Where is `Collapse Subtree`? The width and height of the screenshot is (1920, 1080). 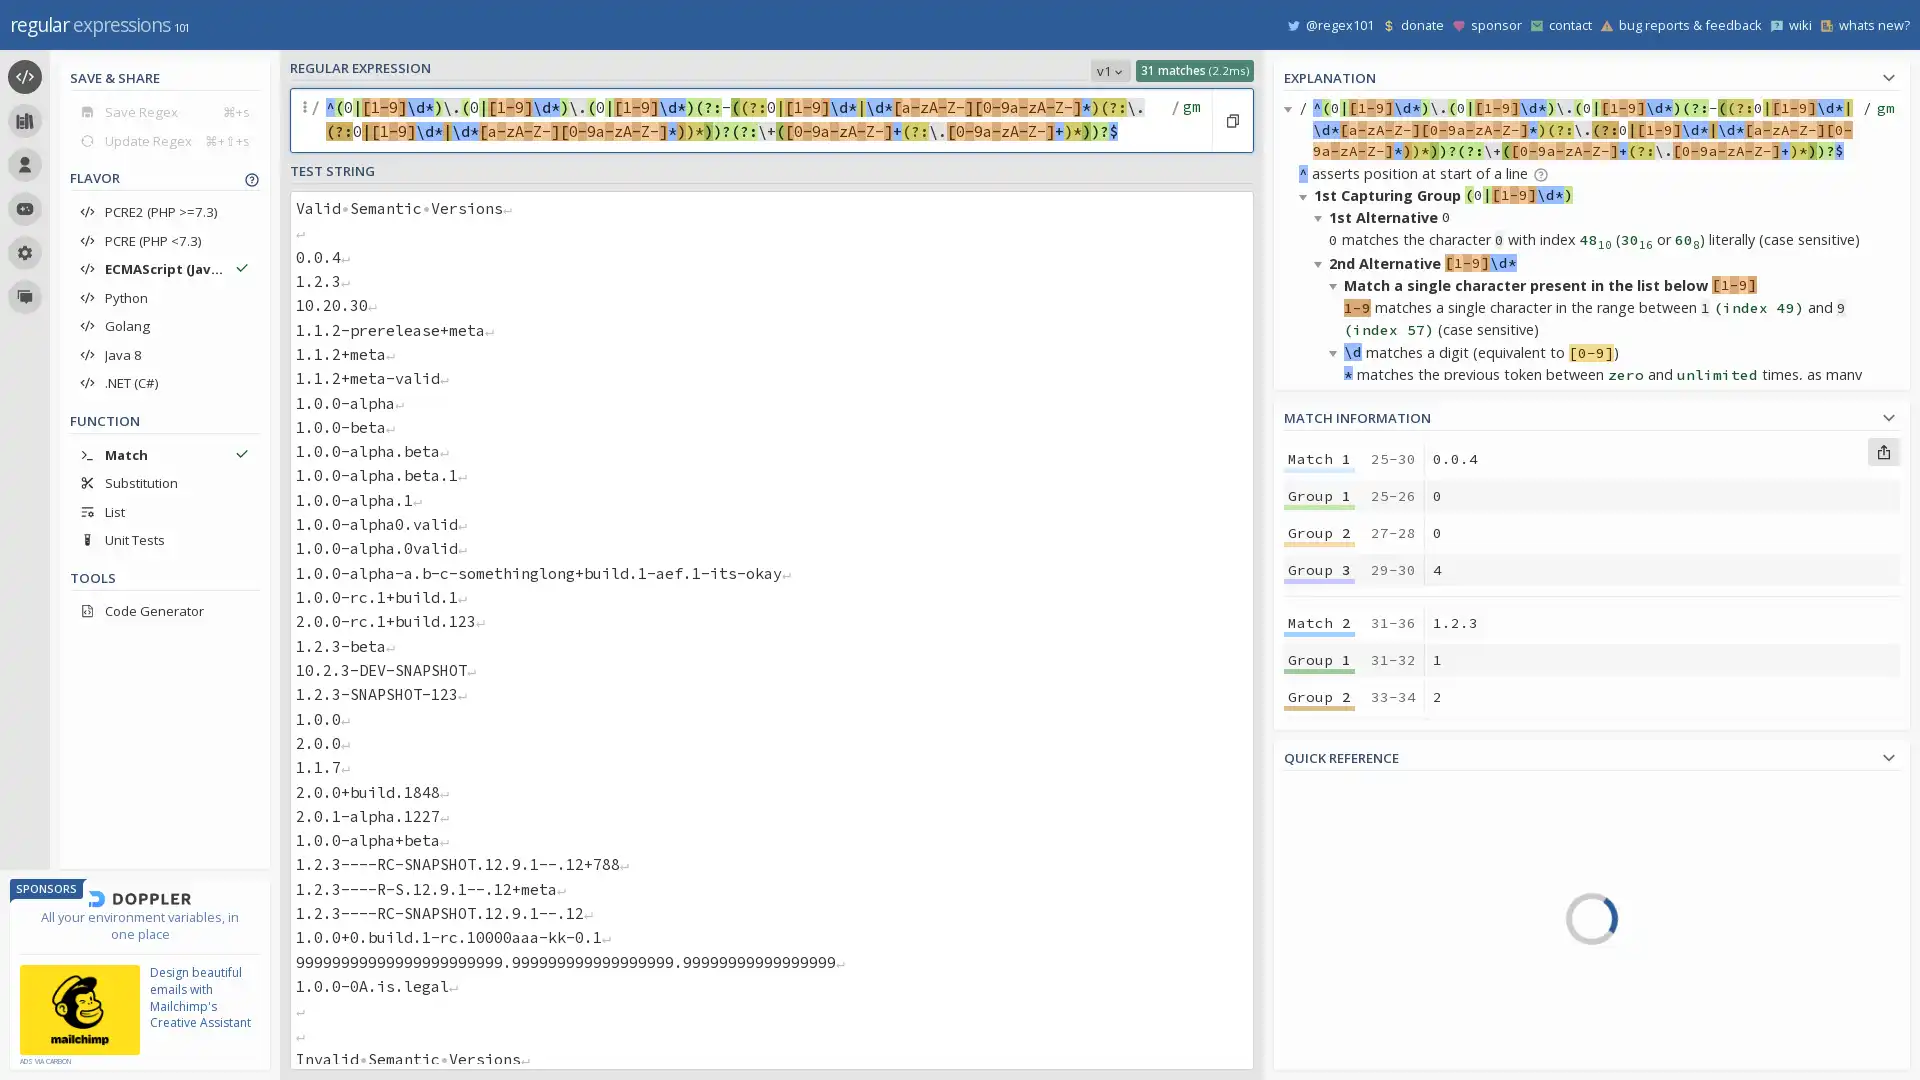 Collapse Subtree is located at coordinates (1291, 108).